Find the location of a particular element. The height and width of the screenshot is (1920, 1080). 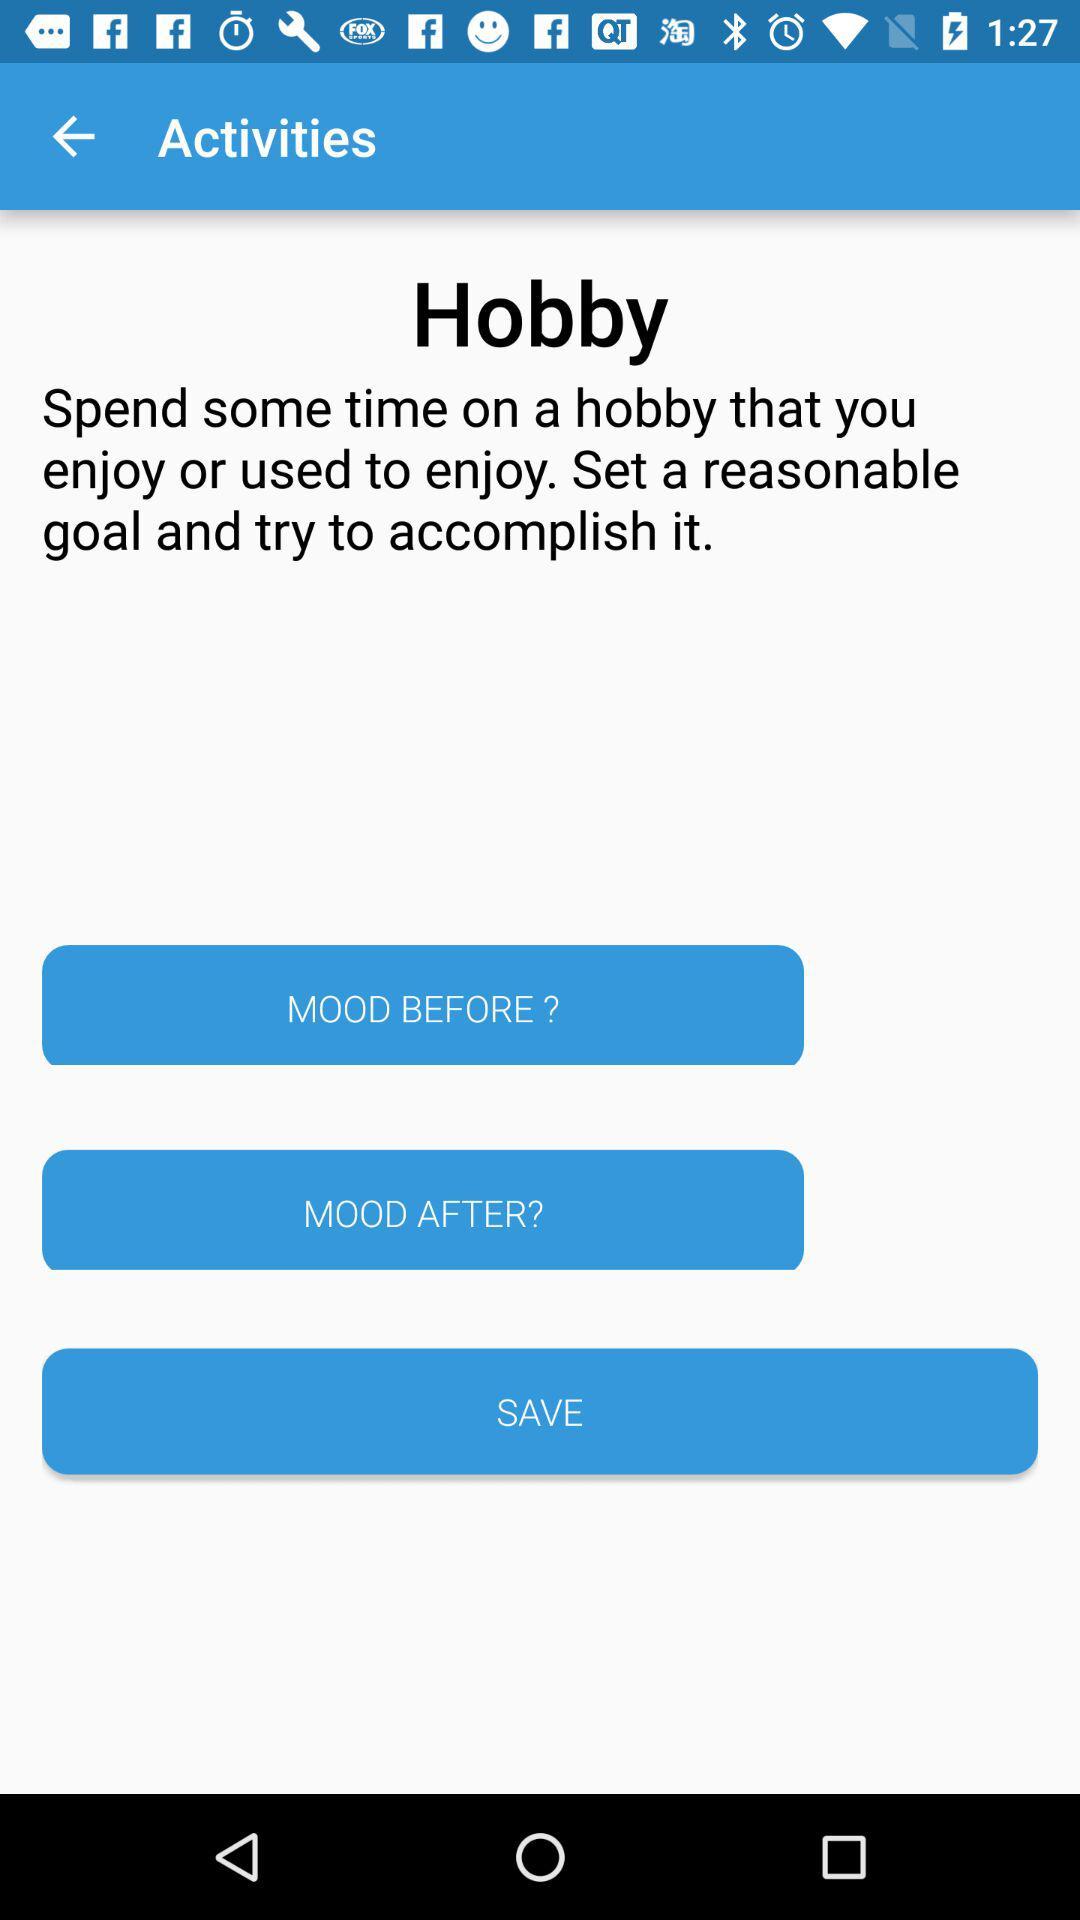

the save button is located at coordinates (540, 1410).